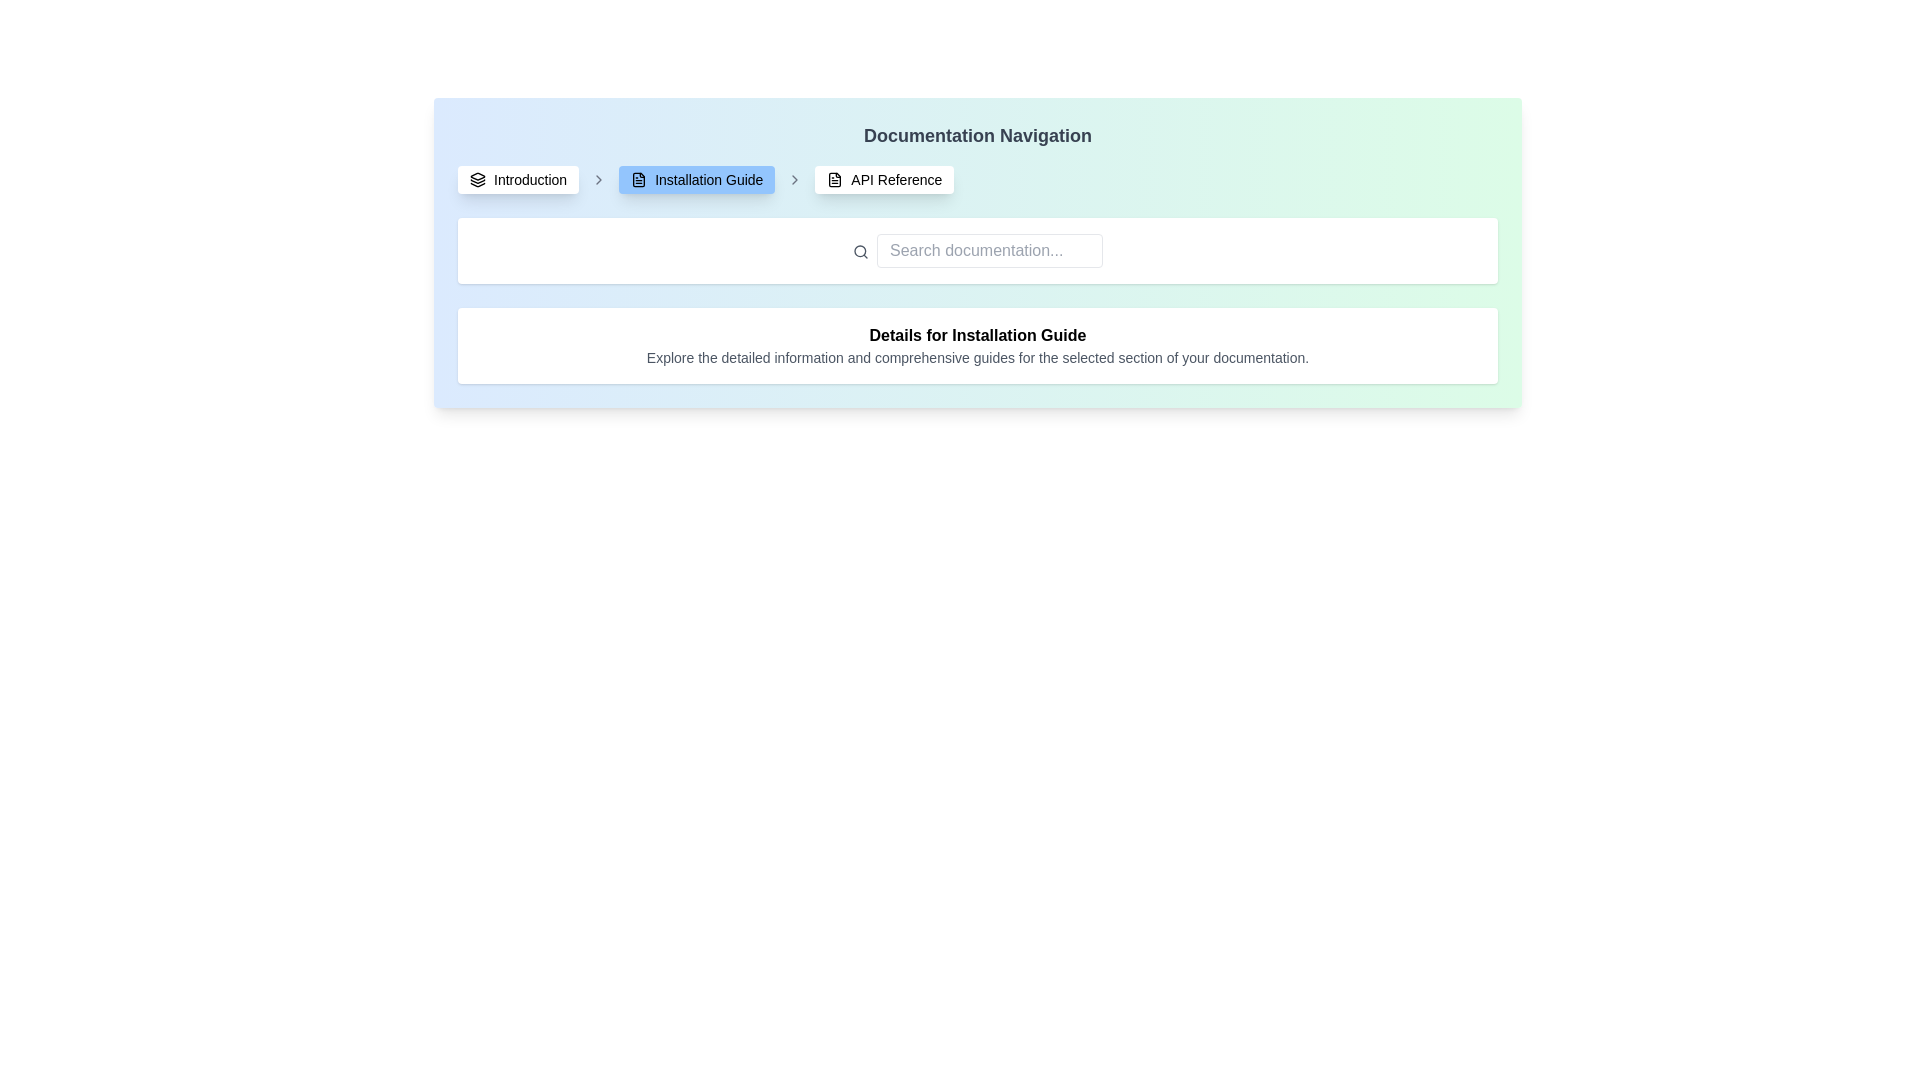 The image size is (1920, 1080). What do you see at coordinates (835, 180) in the screenshot?
I see `the document icon in the breadcrumb navigation bar, which is represented by a rectangular outline with slightly curved edges` at bounding box center [835, 180].